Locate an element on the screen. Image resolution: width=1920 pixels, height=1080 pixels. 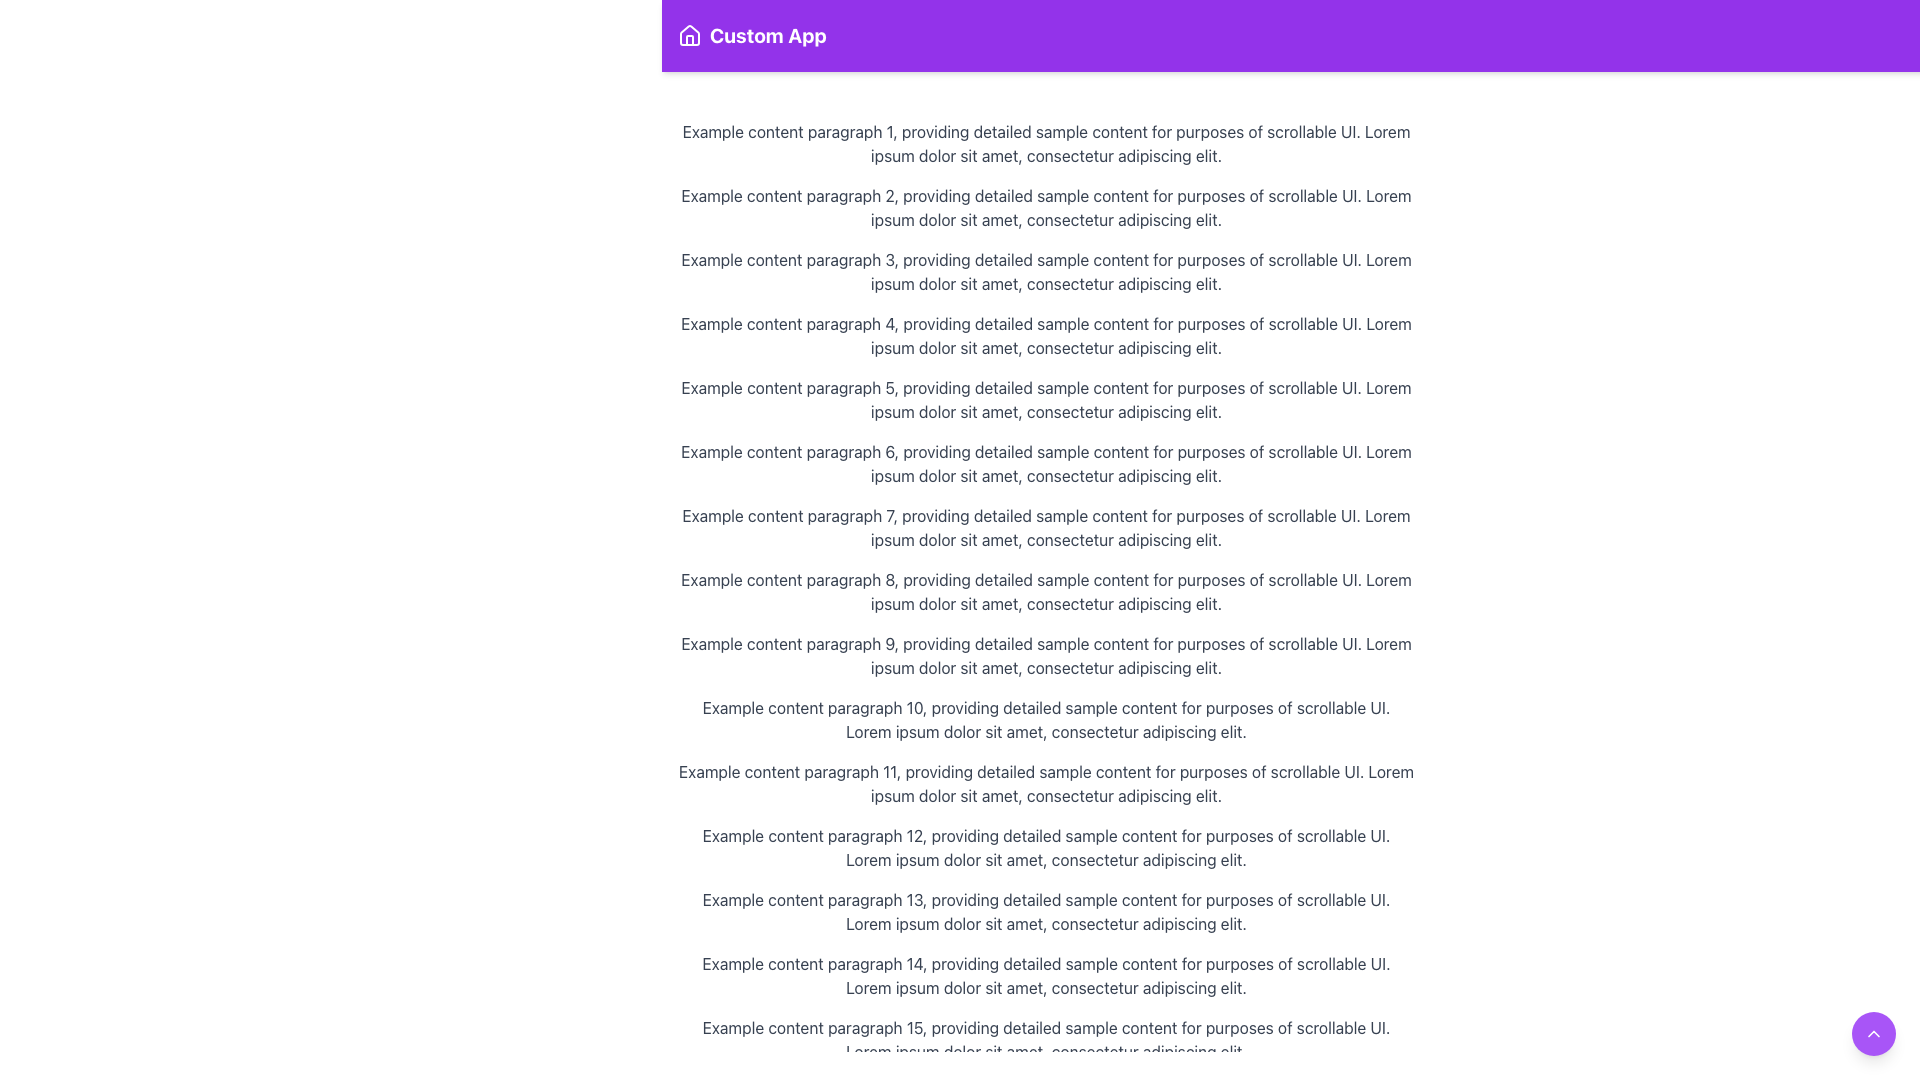
the upward arrow icon within the circular purple button at the bottom-right corner to get visual feedback is located at coordinates (1872, 1033).